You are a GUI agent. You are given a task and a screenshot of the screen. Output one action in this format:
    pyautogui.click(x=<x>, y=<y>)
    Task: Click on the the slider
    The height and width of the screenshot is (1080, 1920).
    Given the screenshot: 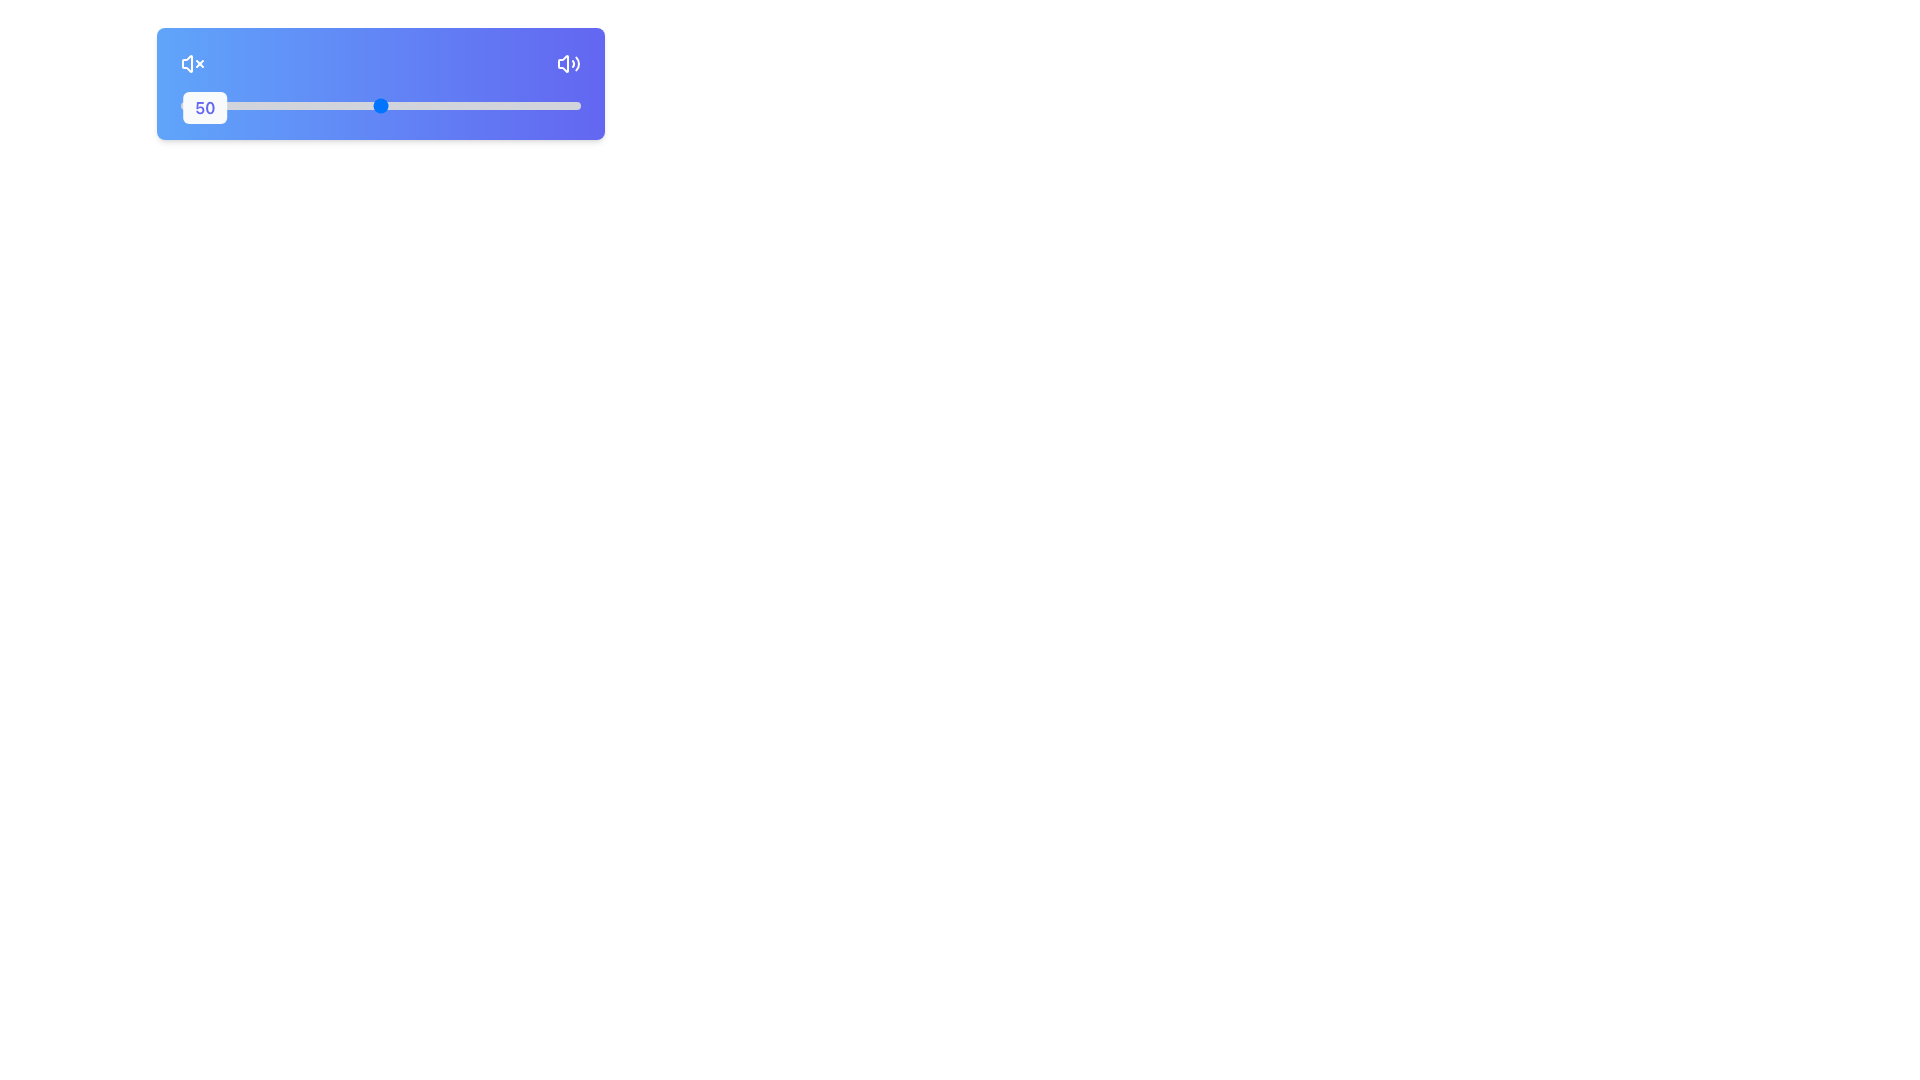 What is the action you would take?
    pyautogui.click(x=311, y=105)
    